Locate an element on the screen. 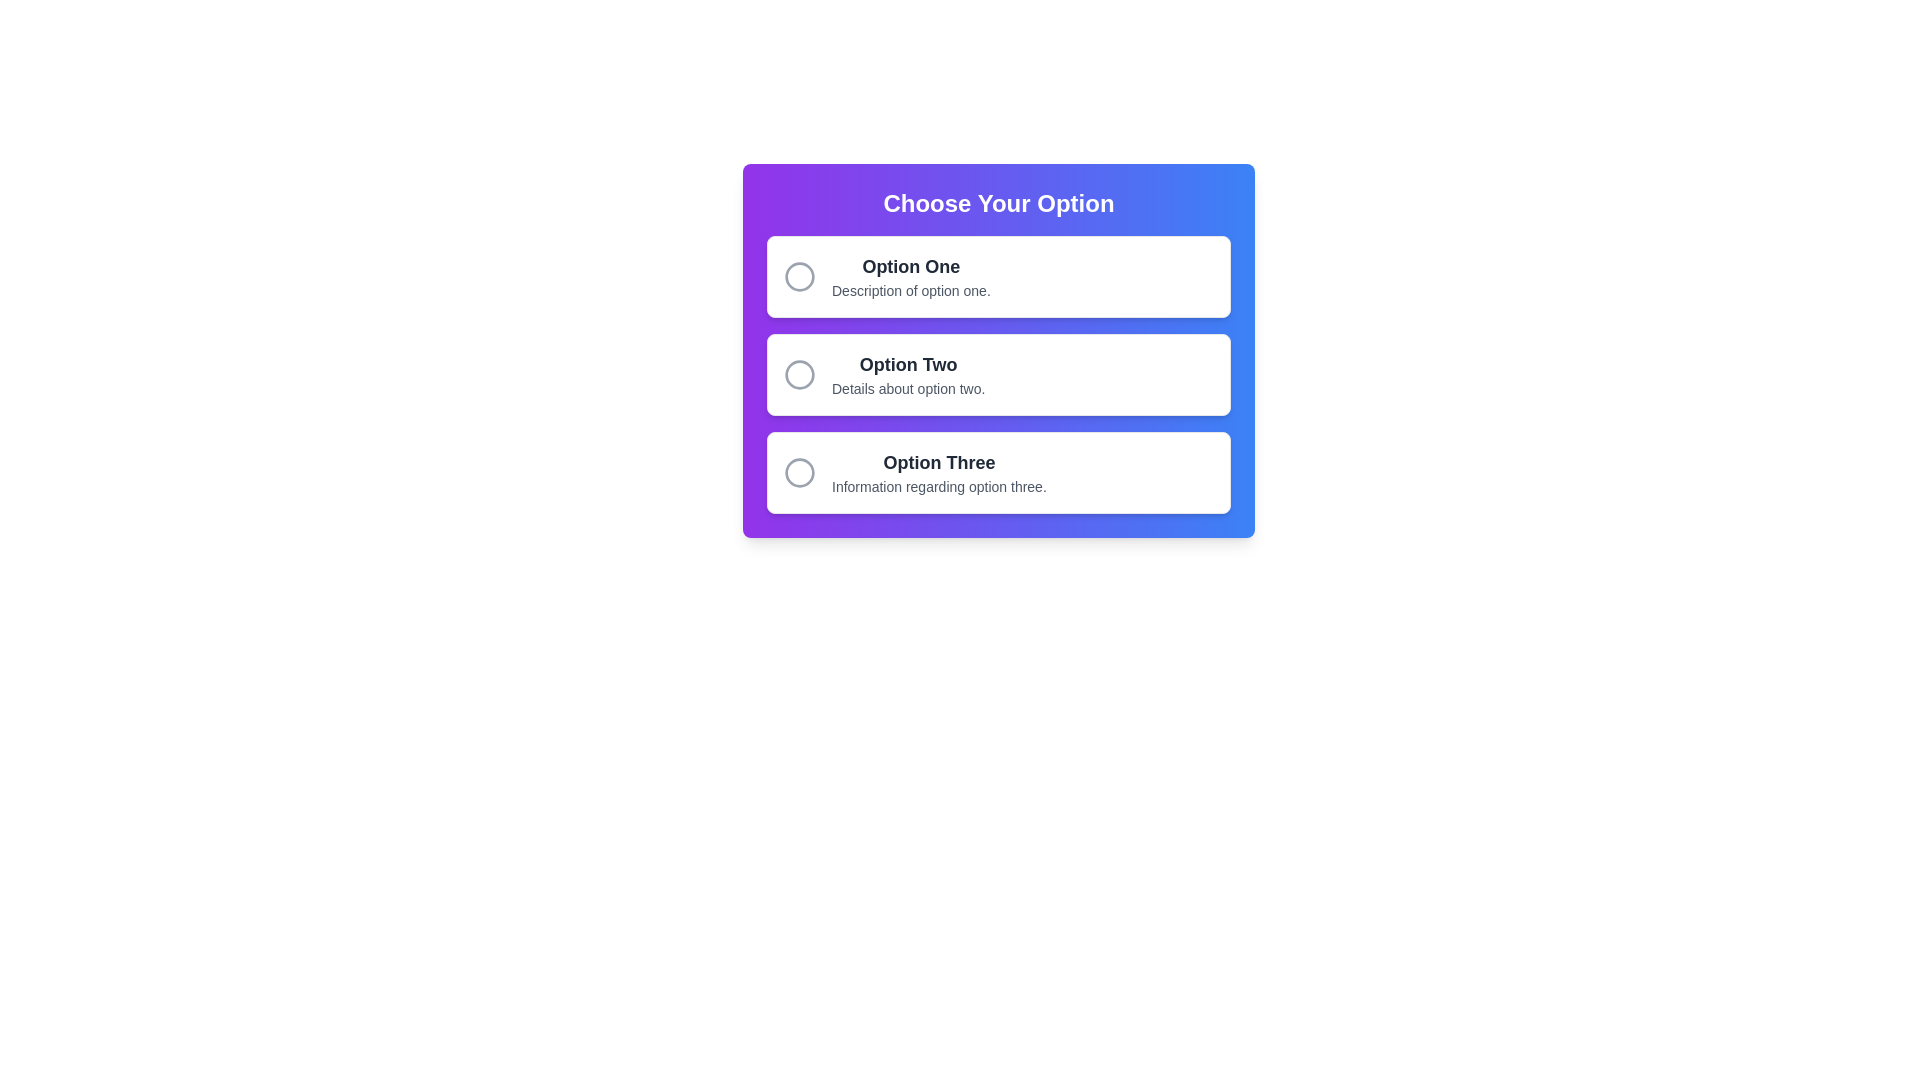 This screenshot has height=1080, width=1920. text of the selectable option labeled 'Option One' located beneath the header 'Choose Your Option' in the first card of the vertically stacked group of cards is located at coordinates (910, 277).